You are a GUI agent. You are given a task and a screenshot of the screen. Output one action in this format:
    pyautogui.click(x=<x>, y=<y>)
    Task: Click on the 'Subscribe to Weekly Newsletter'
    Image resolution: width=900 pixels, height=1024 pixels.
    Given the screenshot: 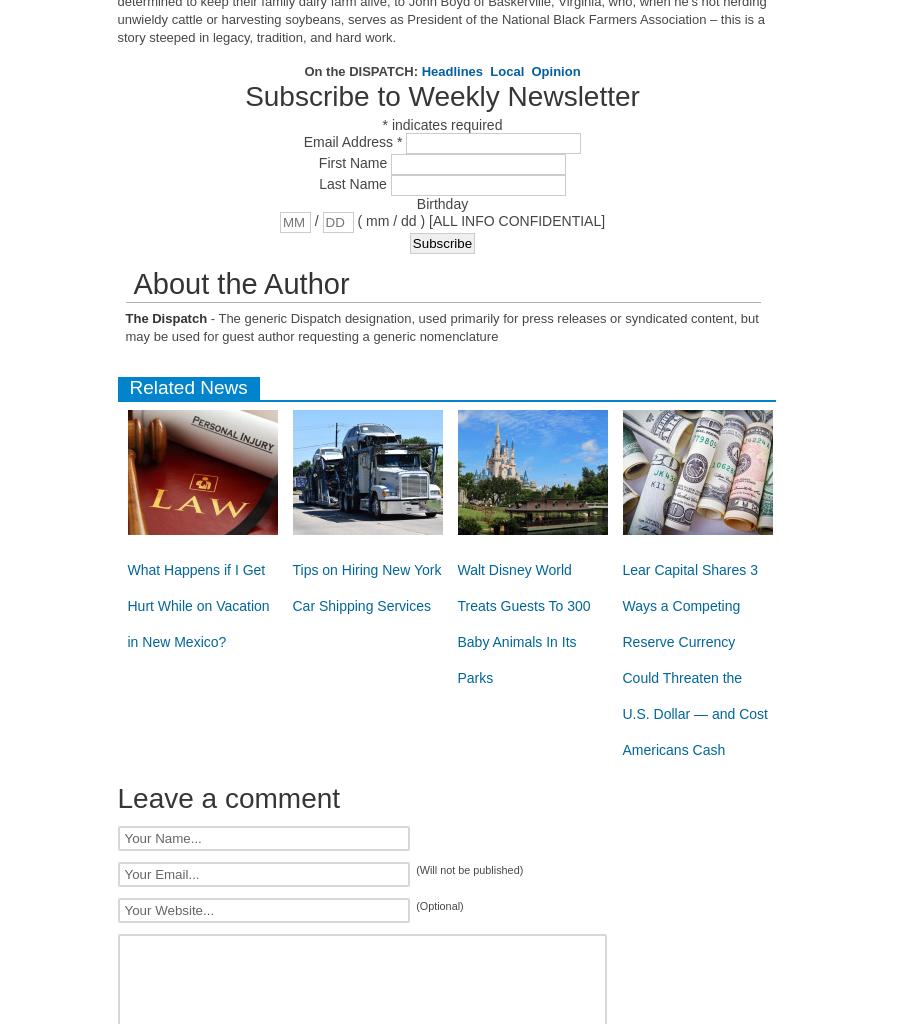 What is the action you would take?
    pyautogui.click(x=243, y=96)
    